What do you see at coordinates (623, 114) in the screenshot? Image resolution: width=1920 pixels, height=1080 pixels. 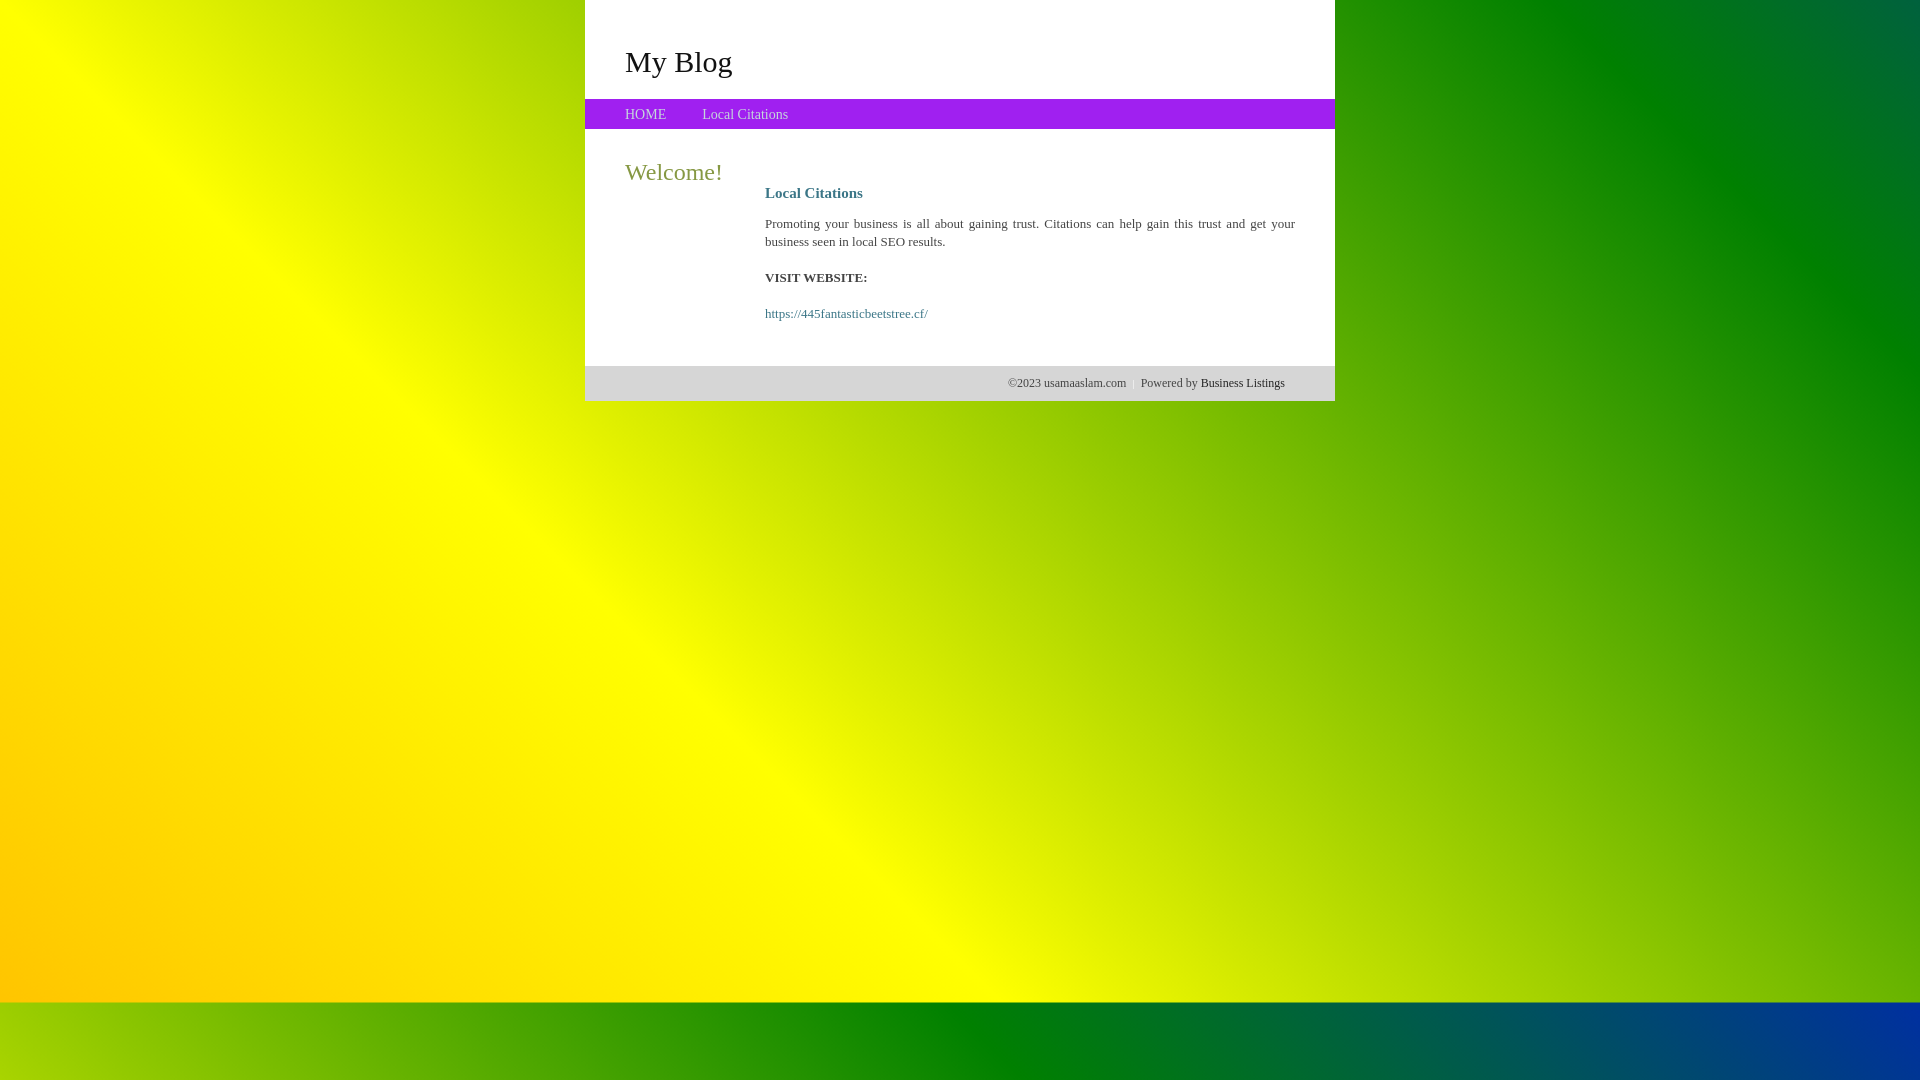 I see `'HOME'` at bounding box center [623, 114].